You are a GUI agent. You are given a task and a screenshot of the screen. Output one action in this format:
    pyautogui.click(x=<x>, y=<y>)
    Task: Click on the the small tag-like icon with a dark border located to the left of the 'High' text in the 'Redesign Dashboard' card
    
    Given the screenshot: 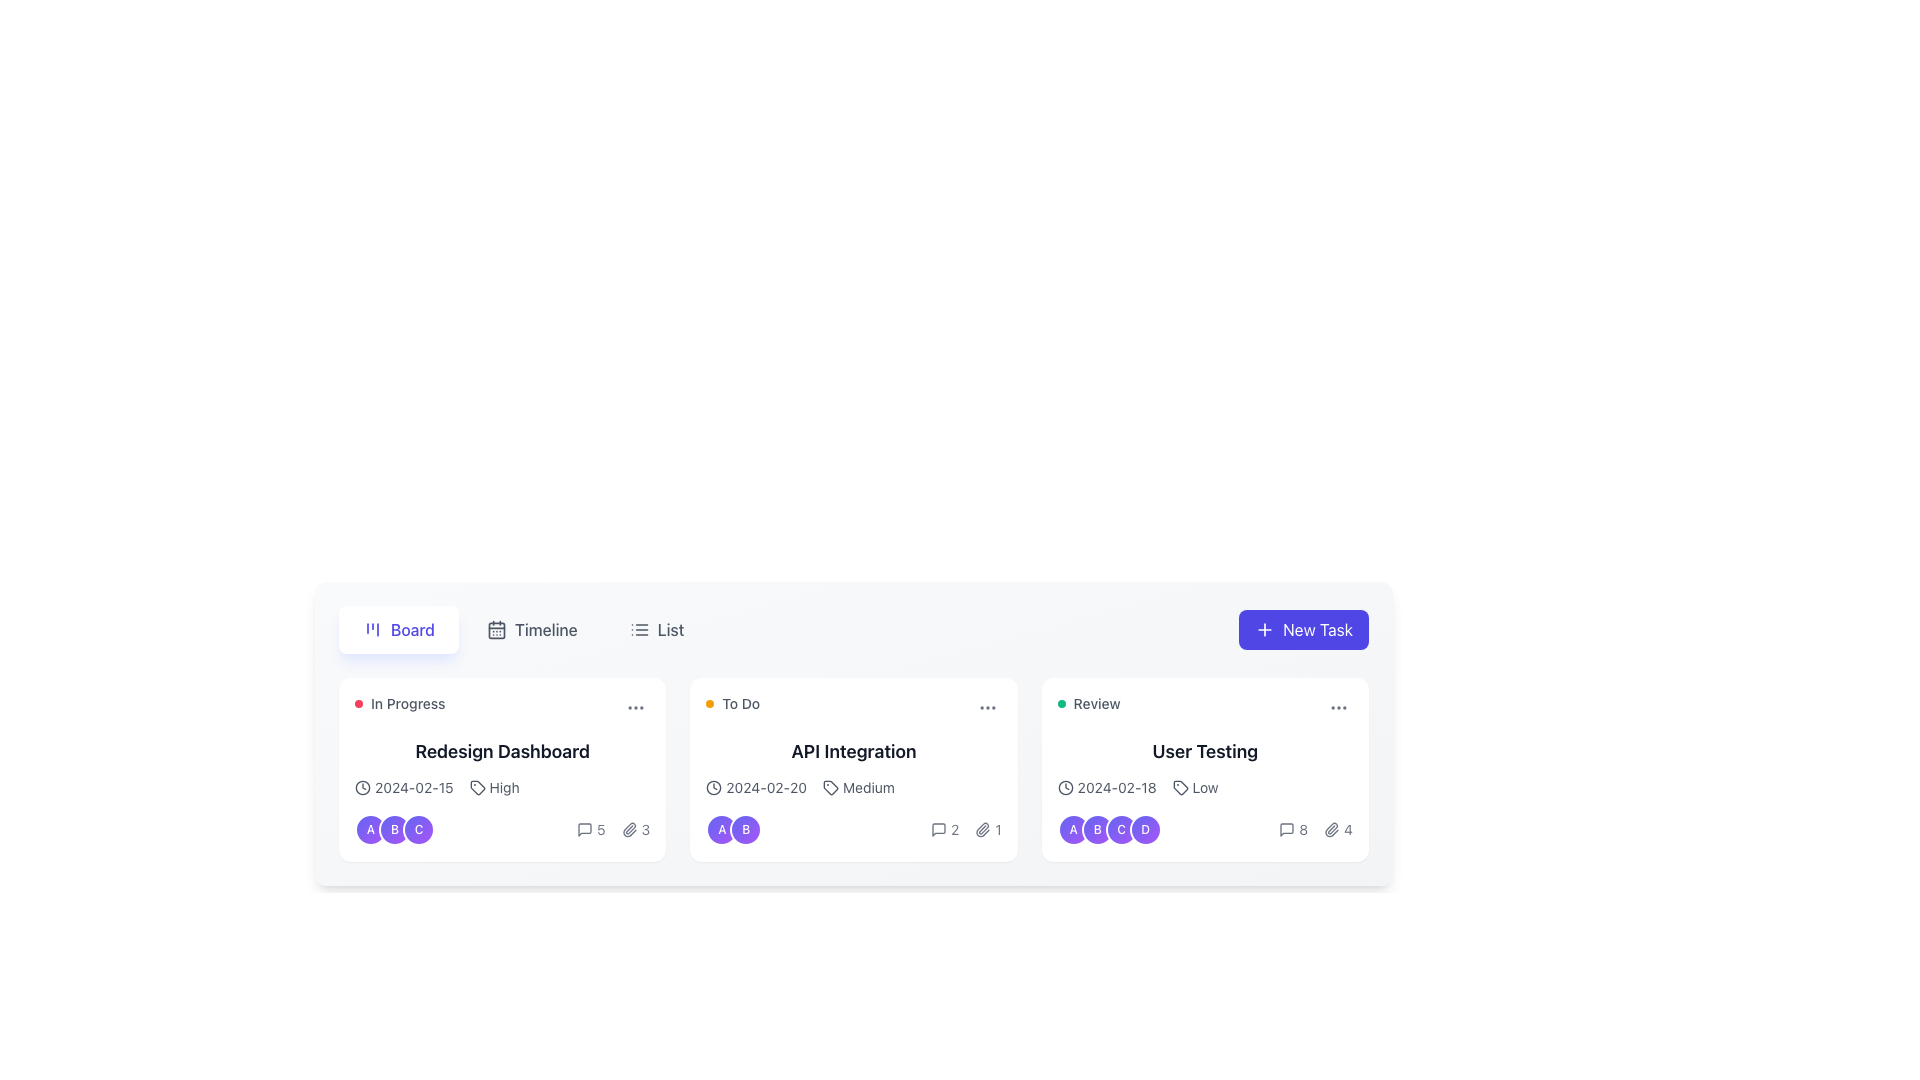 What is the action you would take?
    pyautogui.click(x=476, y=786)
    